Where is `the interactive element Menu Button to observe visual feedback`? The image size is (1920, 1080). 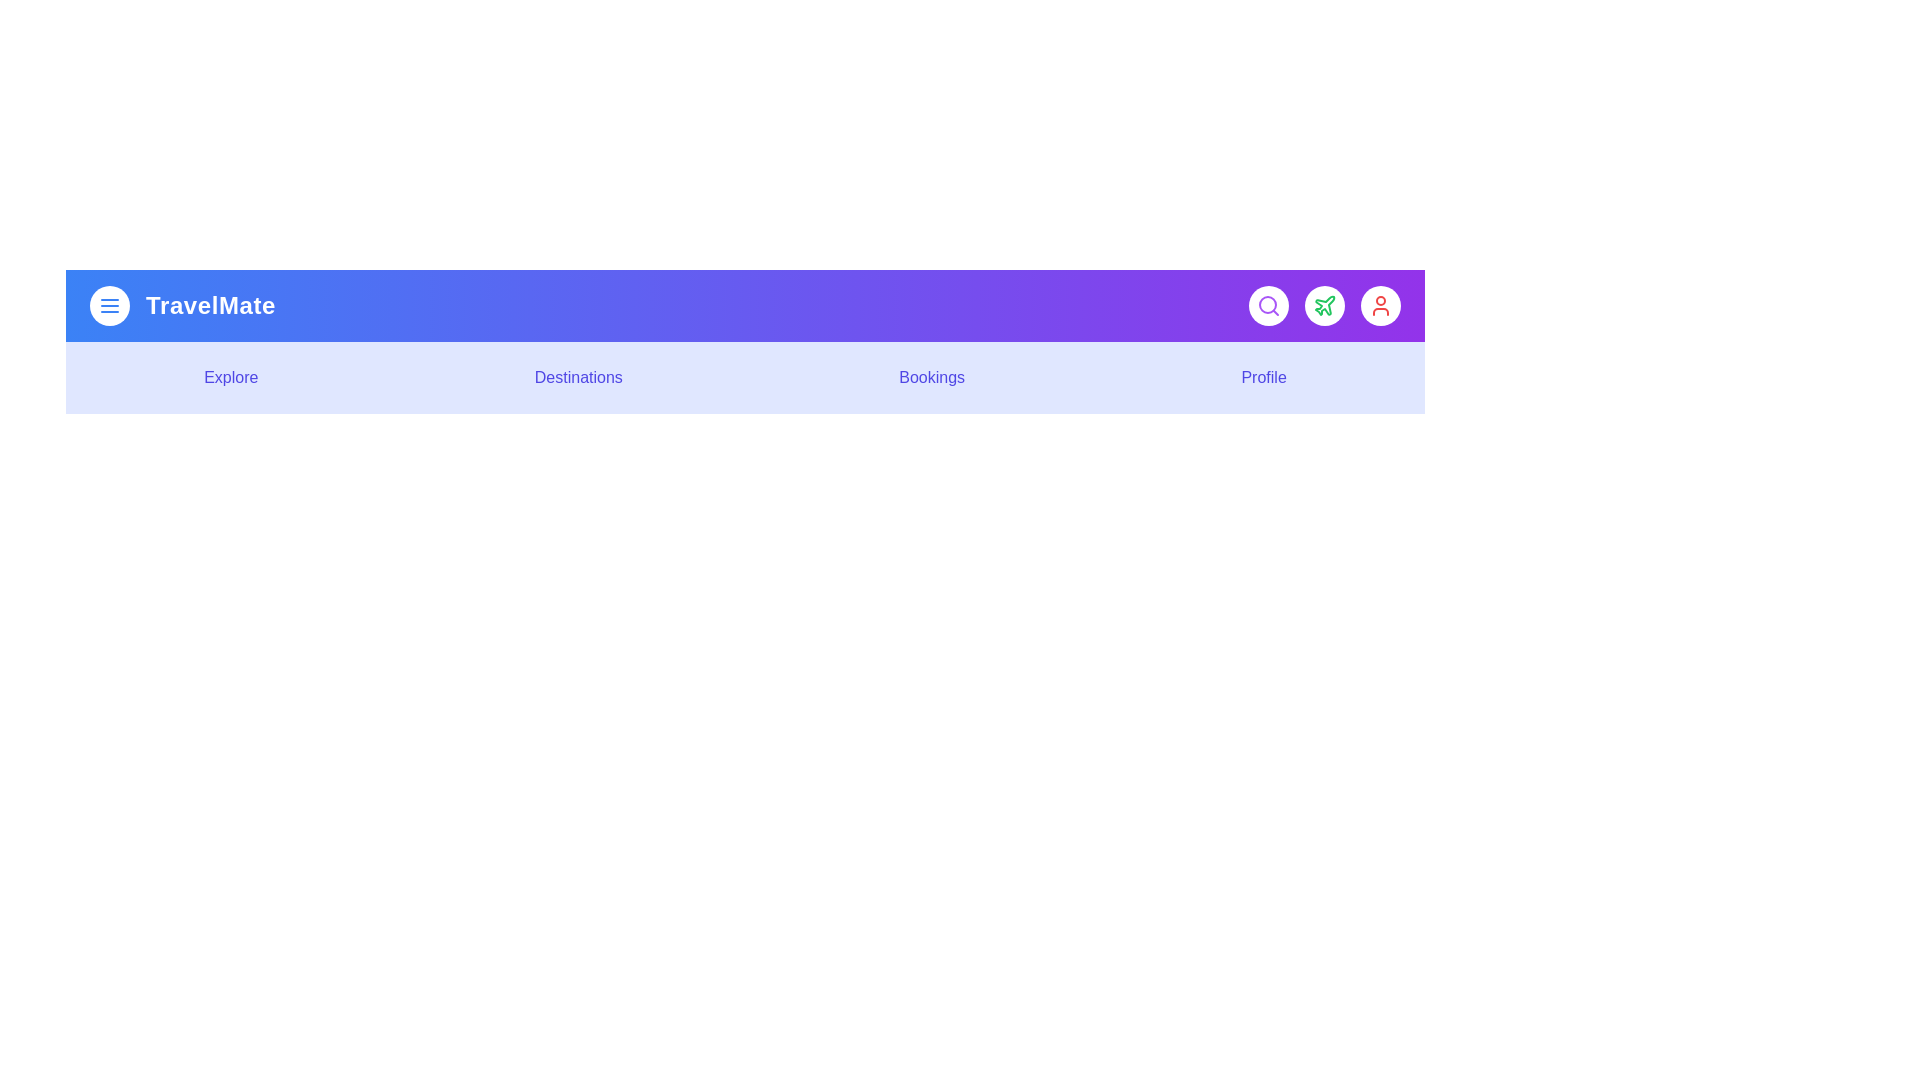 the interactive element Menu Button to observe visual feedback is located at coordinates (109, 305).